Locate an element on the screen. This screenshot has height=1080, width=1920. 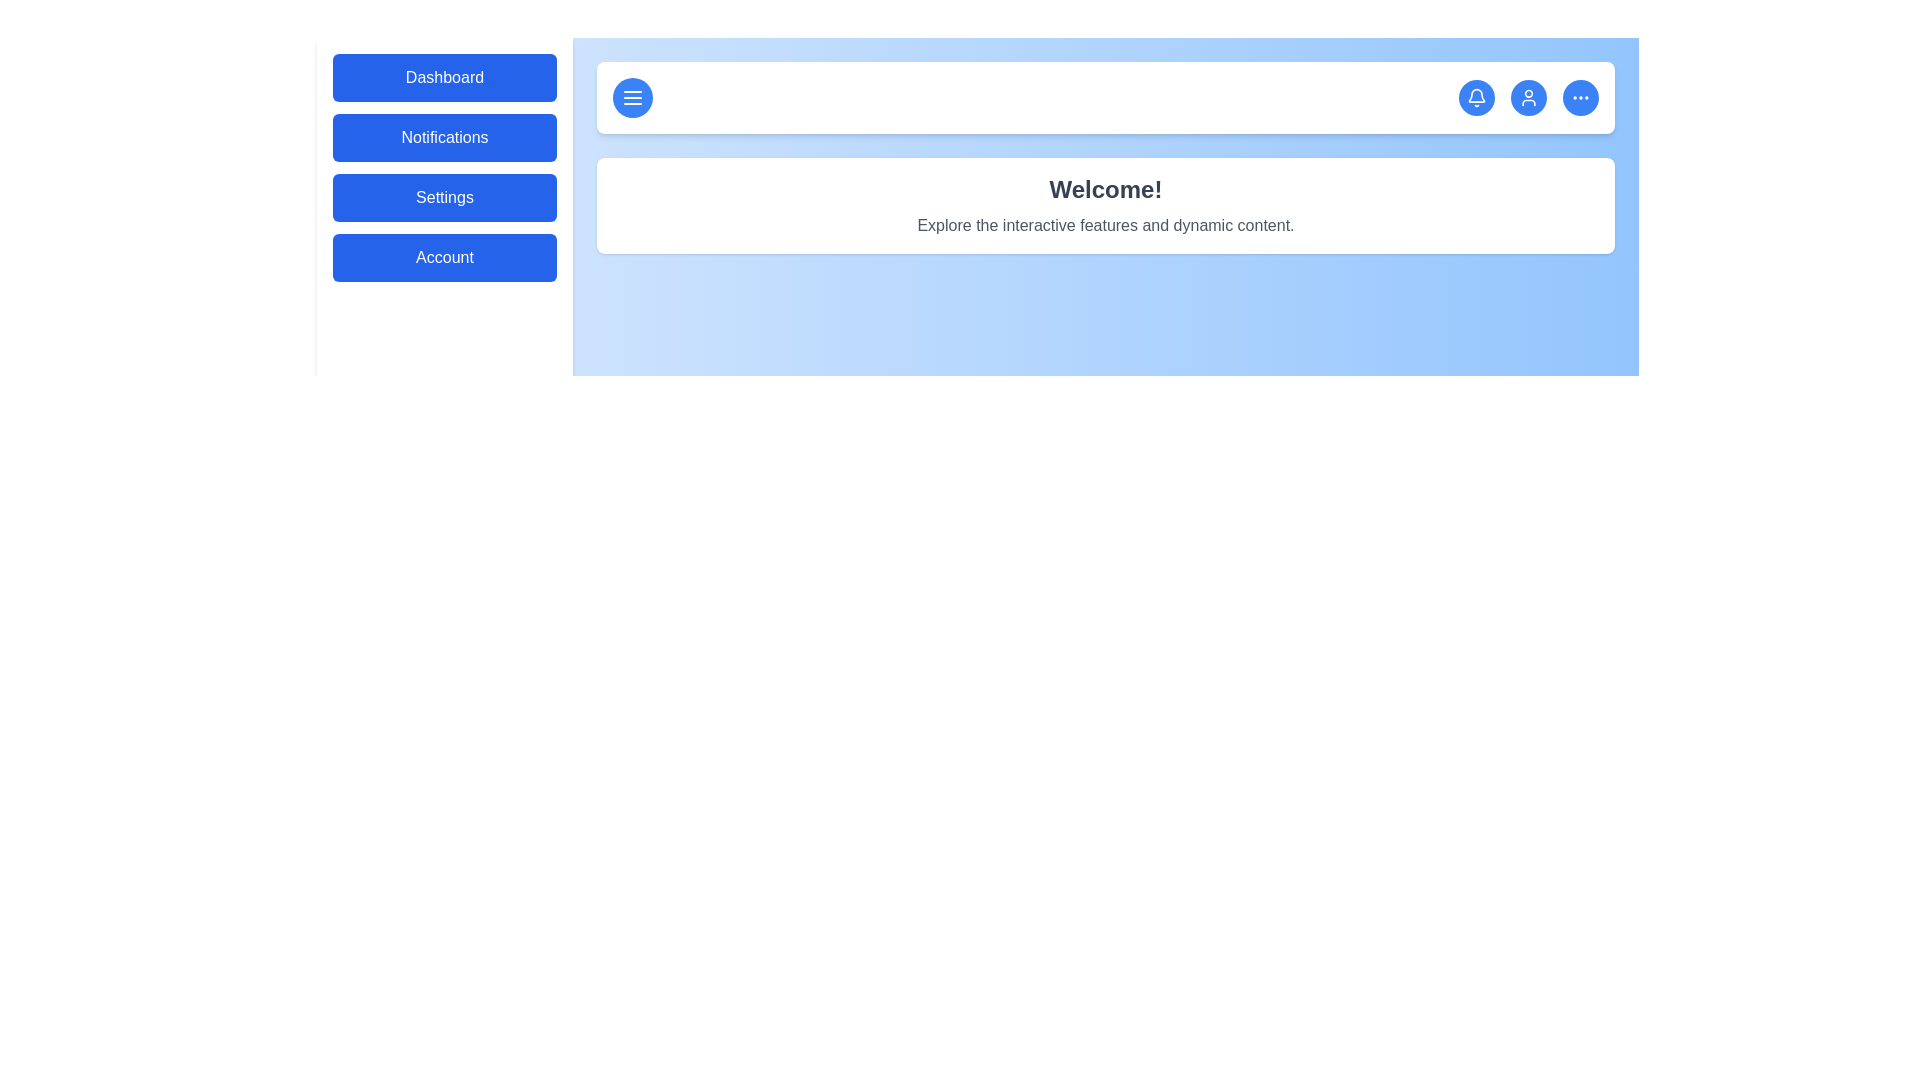
the 'Dashboard' menu item is located at coordinates (444, 76).